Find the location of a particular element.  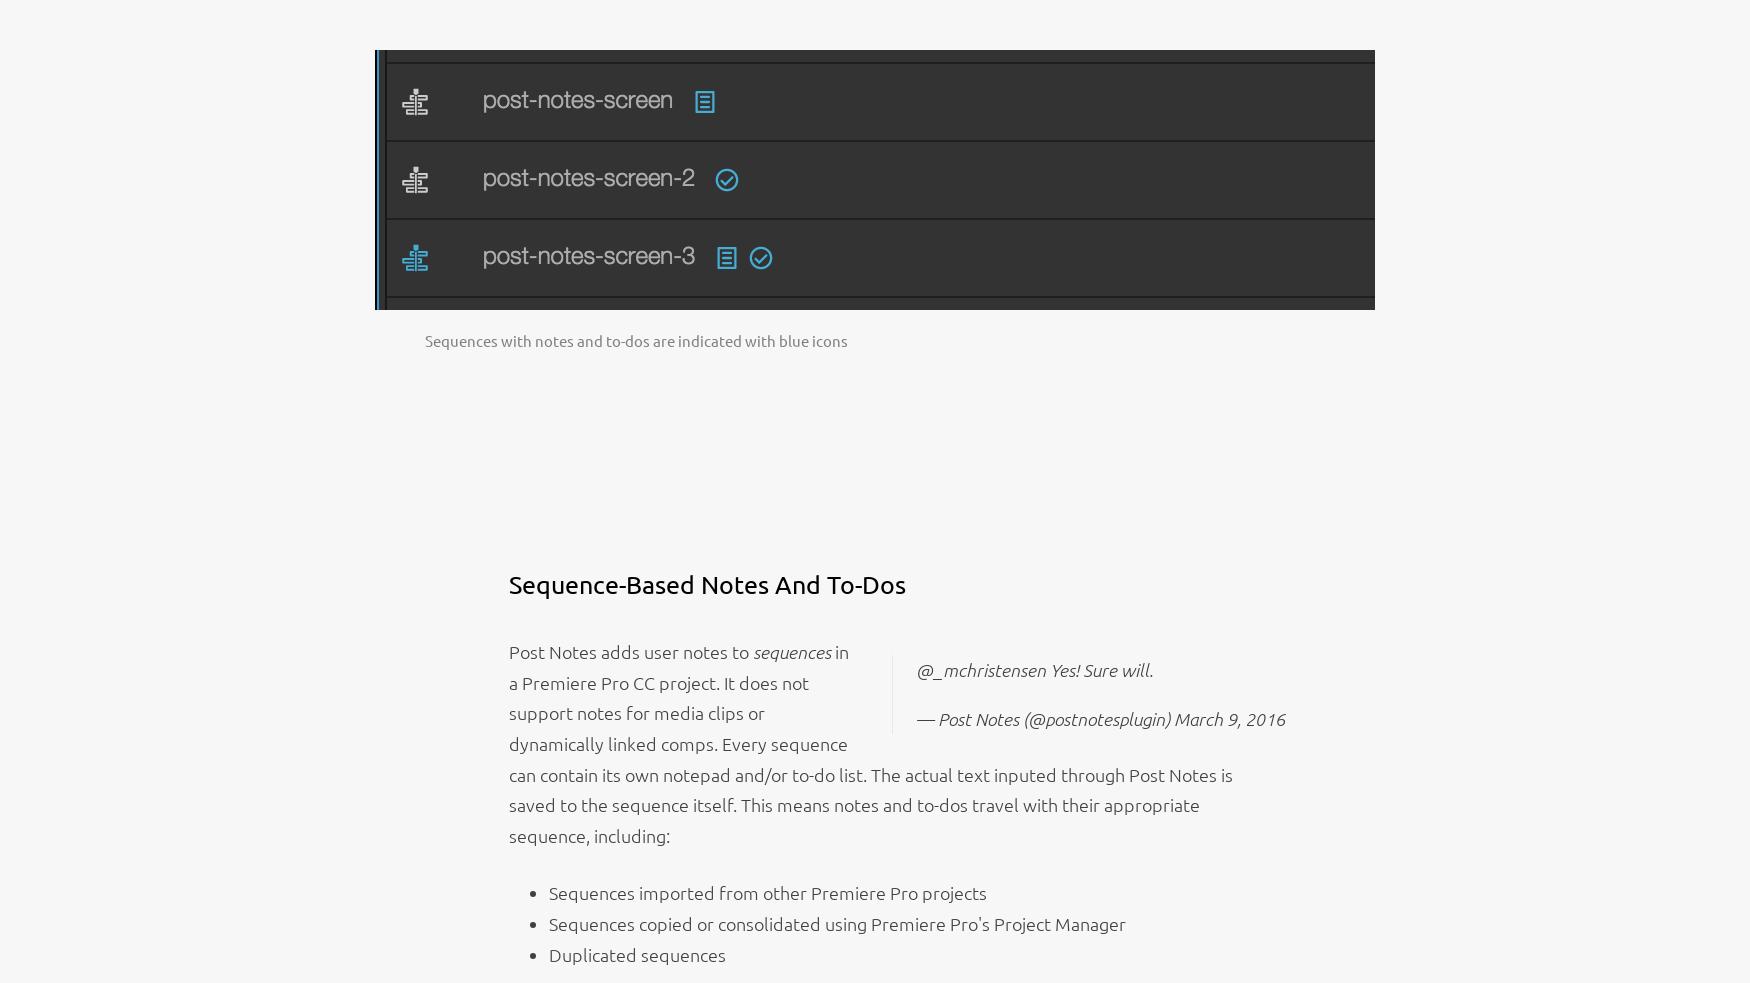

'Sequences with notes and to-dos are indicated with blue icons' is located at coordinates (635, 338).